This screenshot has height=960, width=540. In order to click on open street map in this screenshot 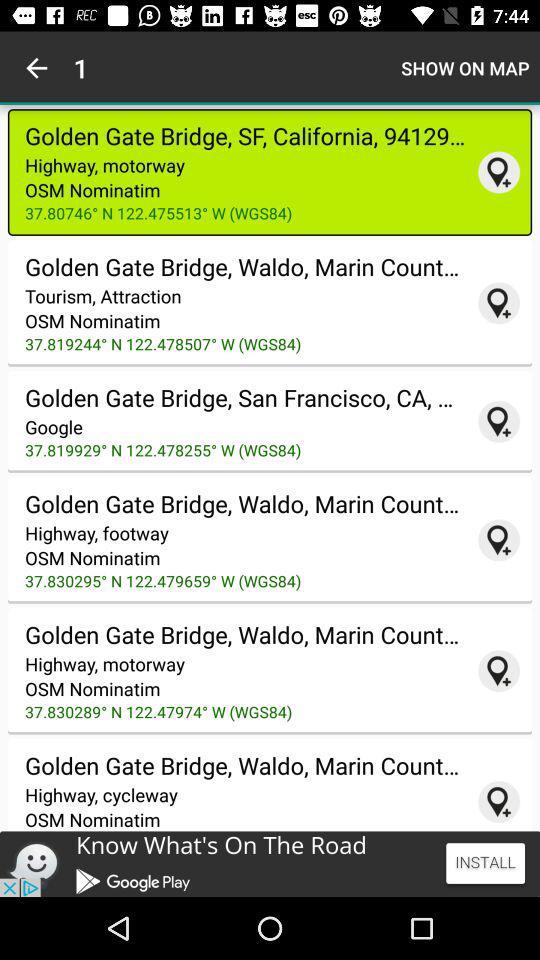, I will do `click(498, 802)`.